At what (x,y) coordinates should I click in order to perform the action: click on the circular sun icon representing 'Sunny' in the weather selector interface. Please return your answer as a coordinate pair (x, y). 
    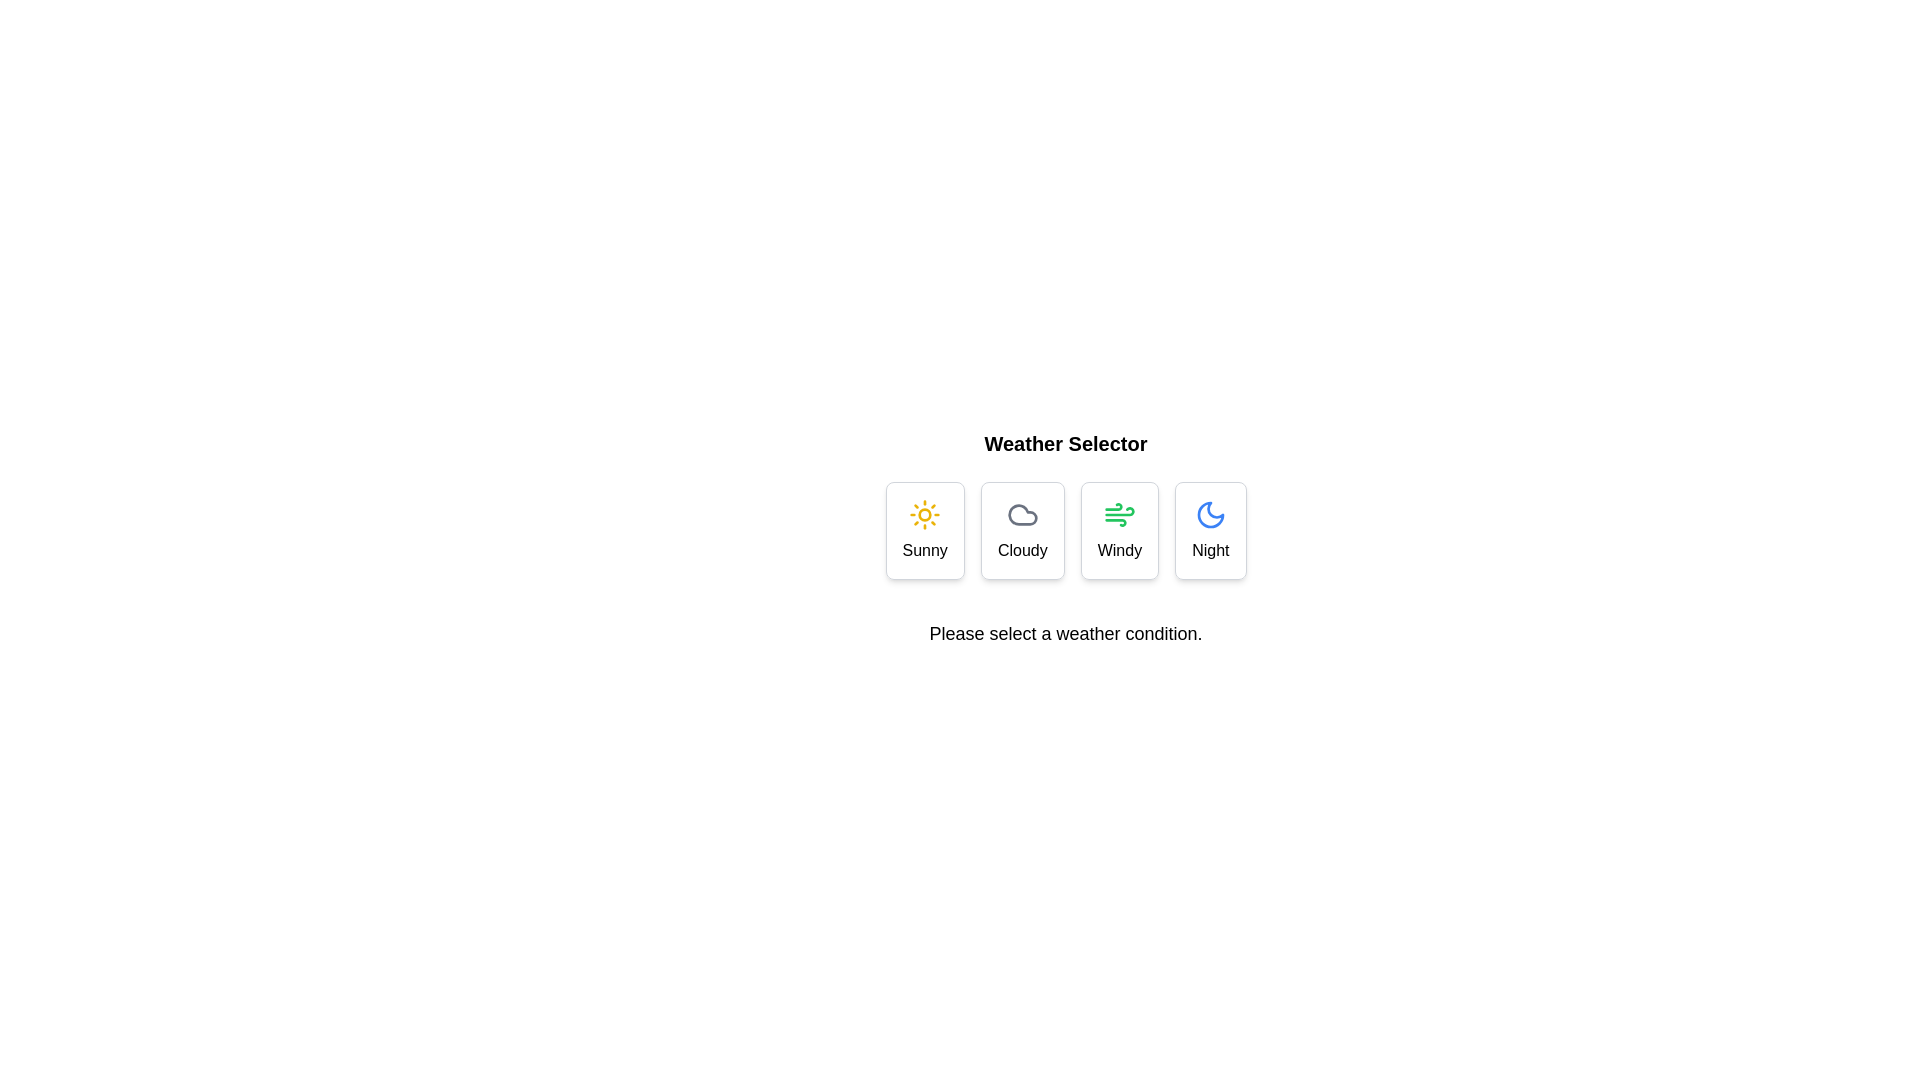
    Looking at the image, I should click on (924, 514).